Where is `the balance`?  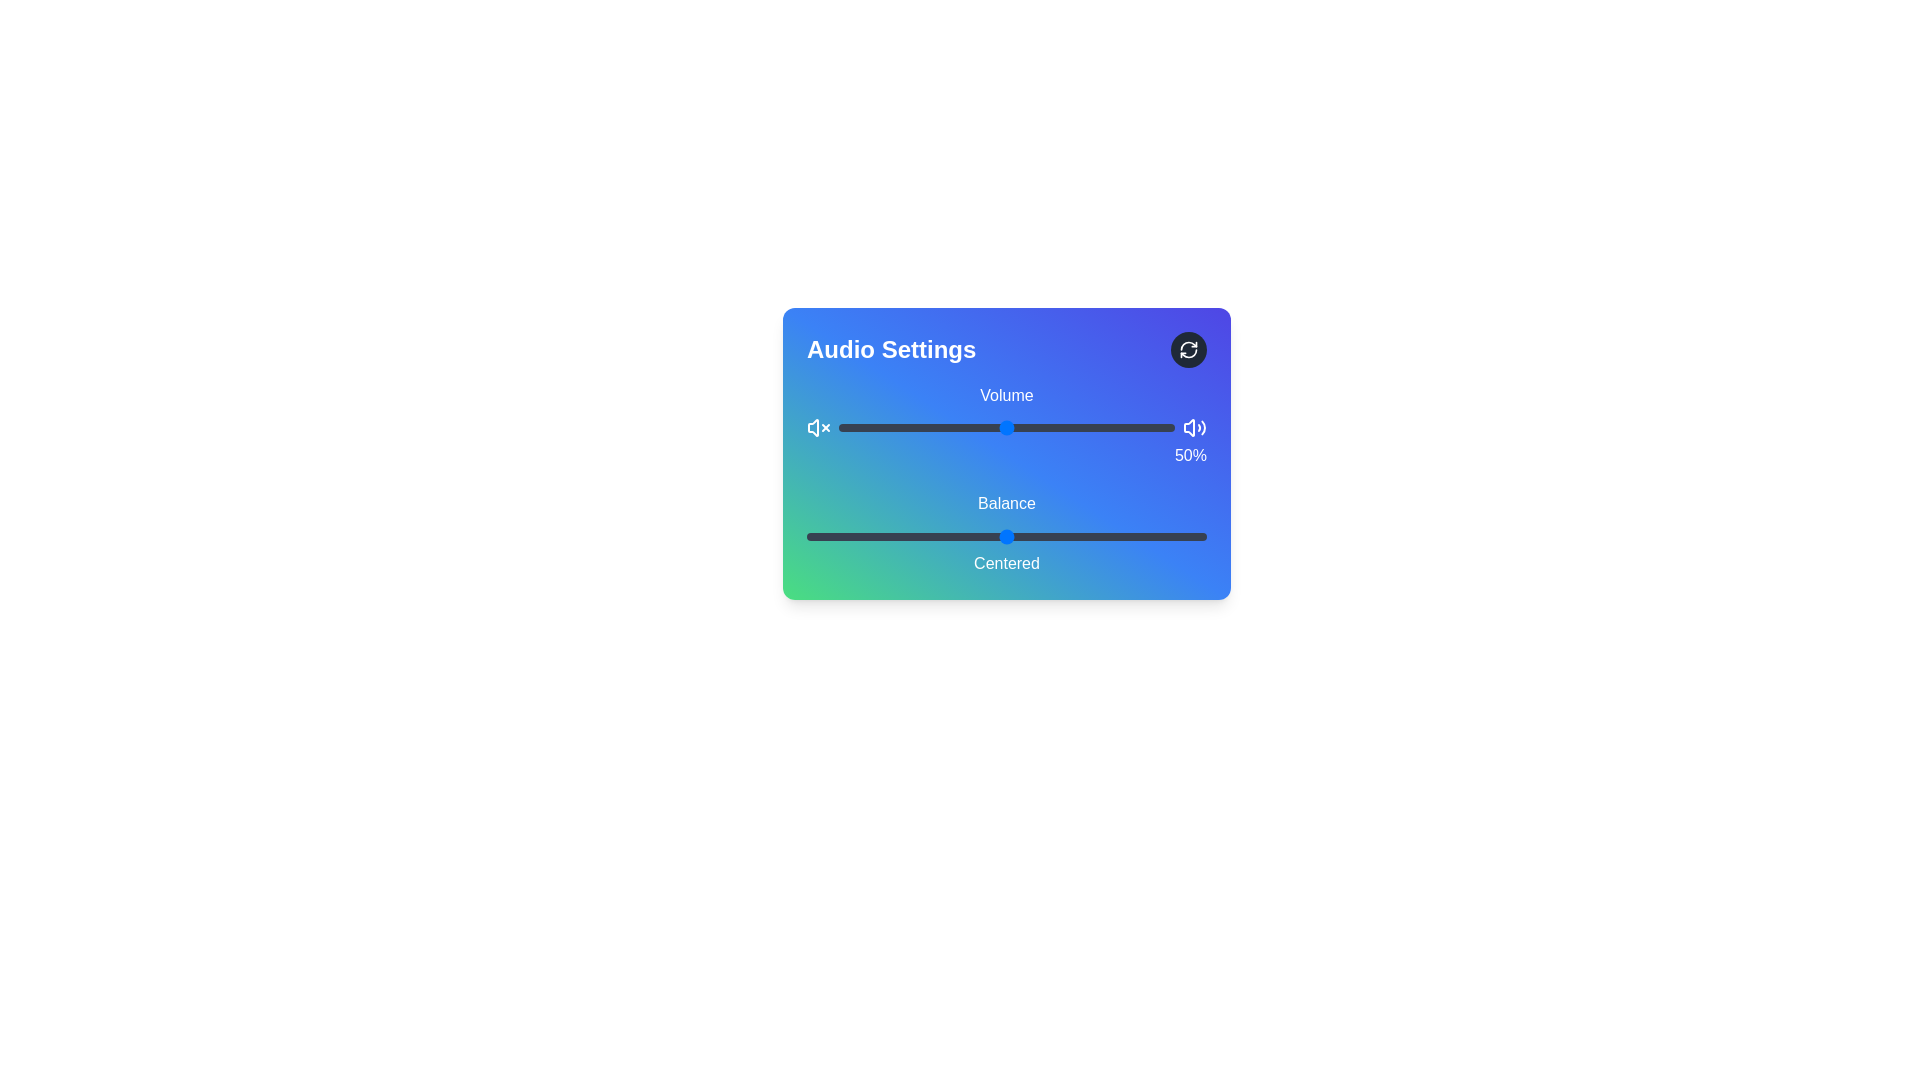 the balance is located at coordinates (1179, 535).